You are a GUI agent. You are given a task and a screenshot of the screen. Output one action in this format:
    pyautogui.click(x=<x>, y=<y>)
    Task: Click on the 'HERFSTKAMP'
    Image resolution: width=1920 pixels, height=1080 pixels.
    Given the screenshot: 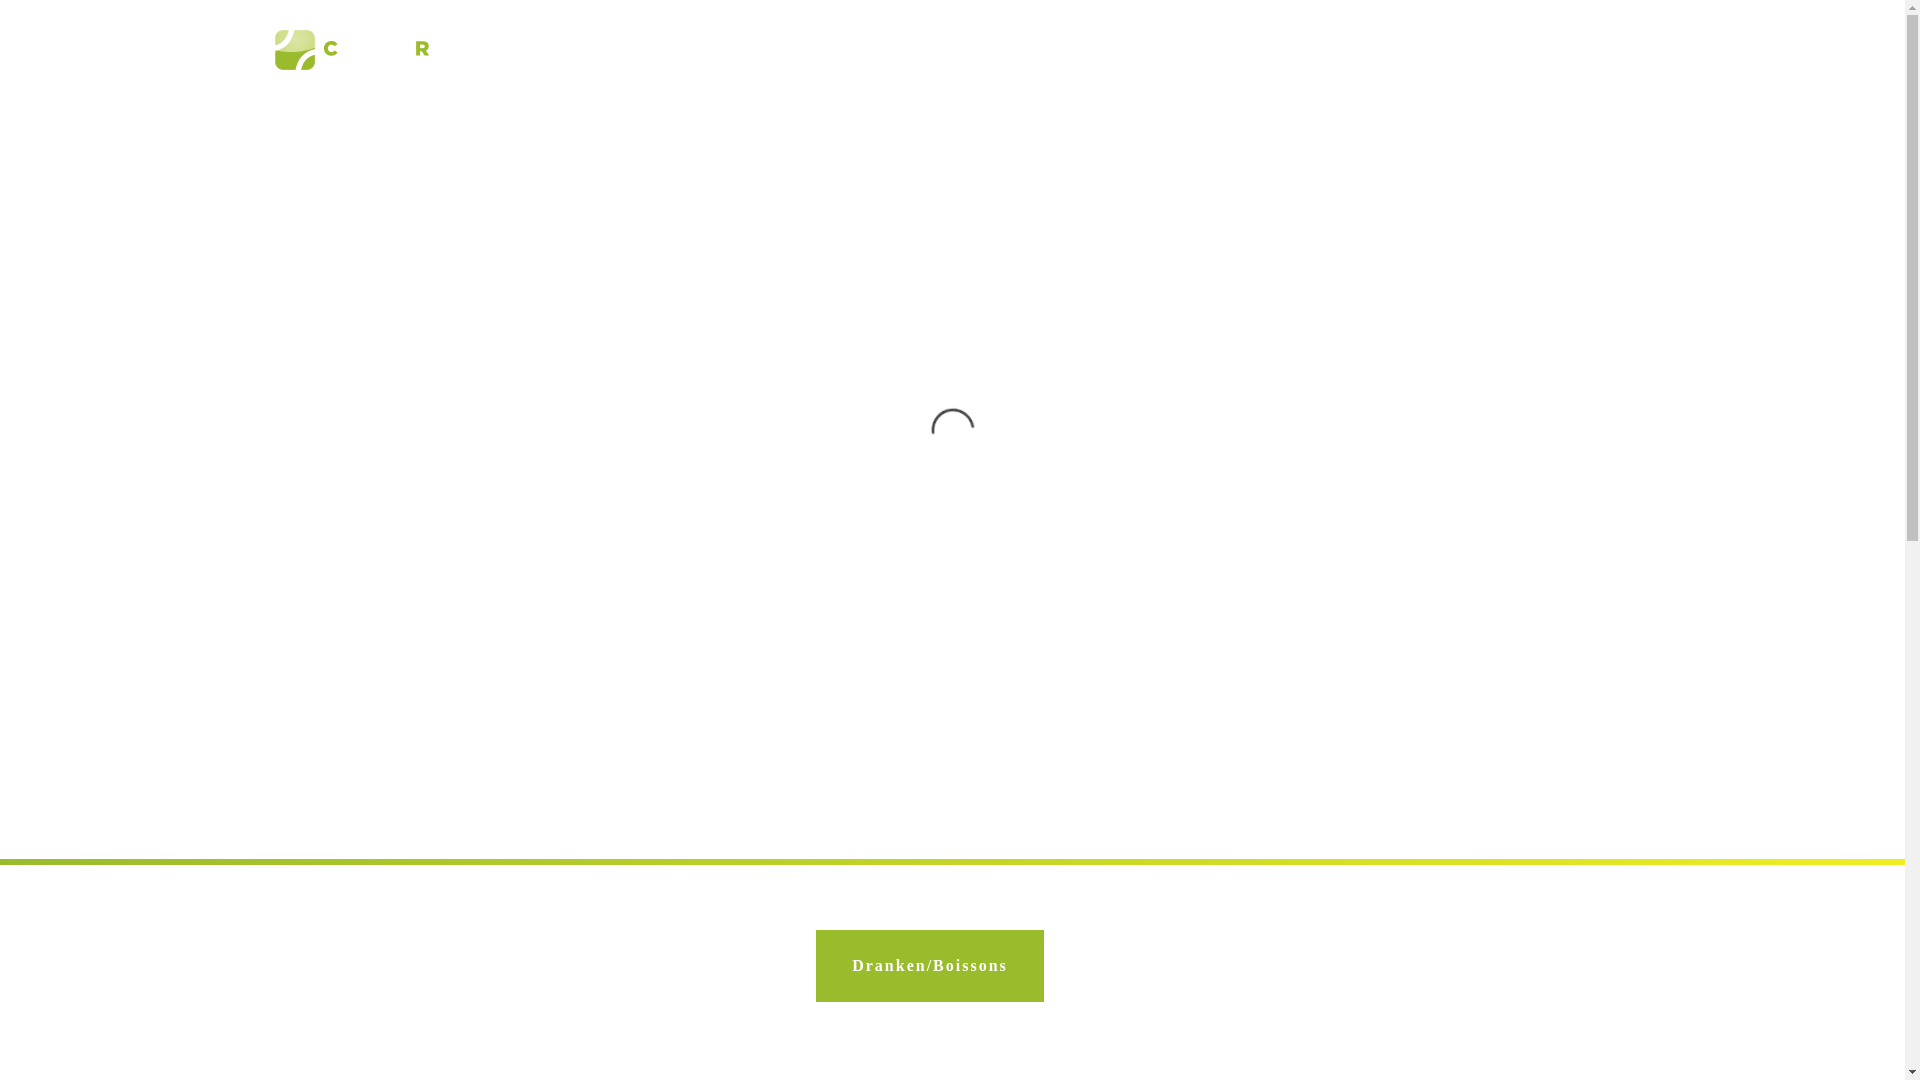 What is the action you would take?
    pyautogui.click(x=1321, y=49)
    